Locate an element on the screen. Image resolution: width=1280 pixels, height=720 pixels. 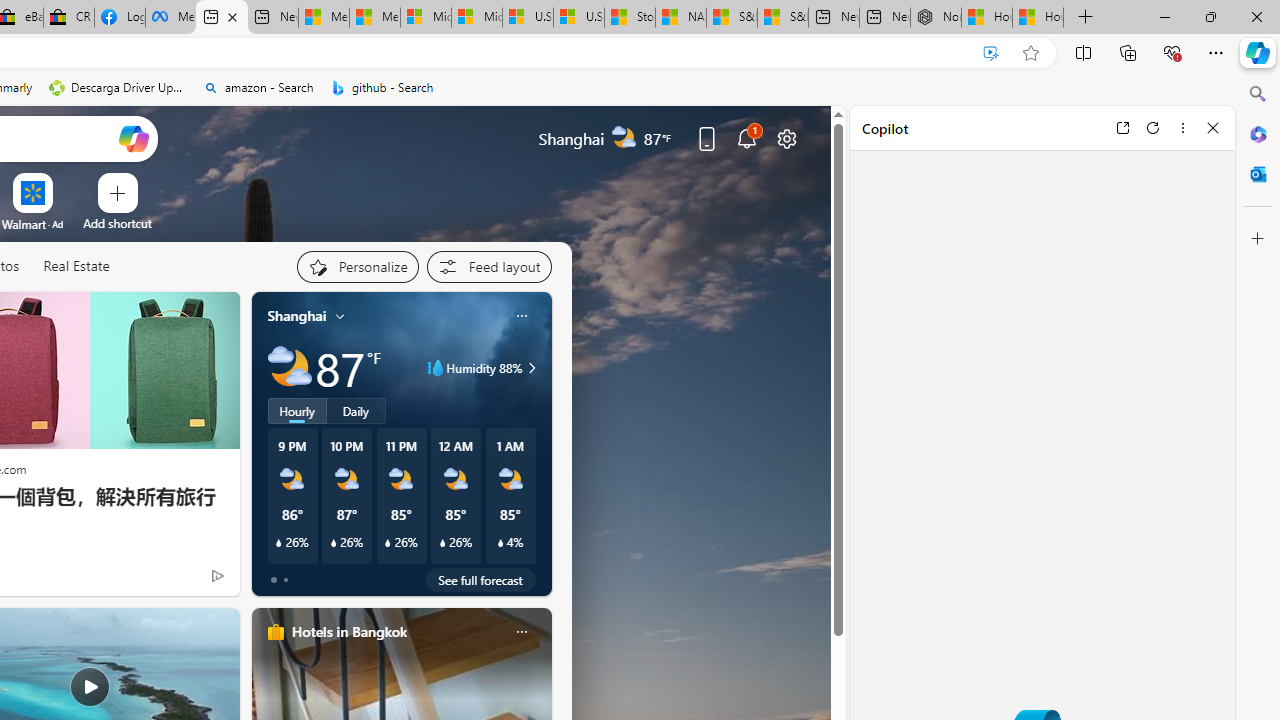
'Real Estate' is located at coordinates (76, 265).